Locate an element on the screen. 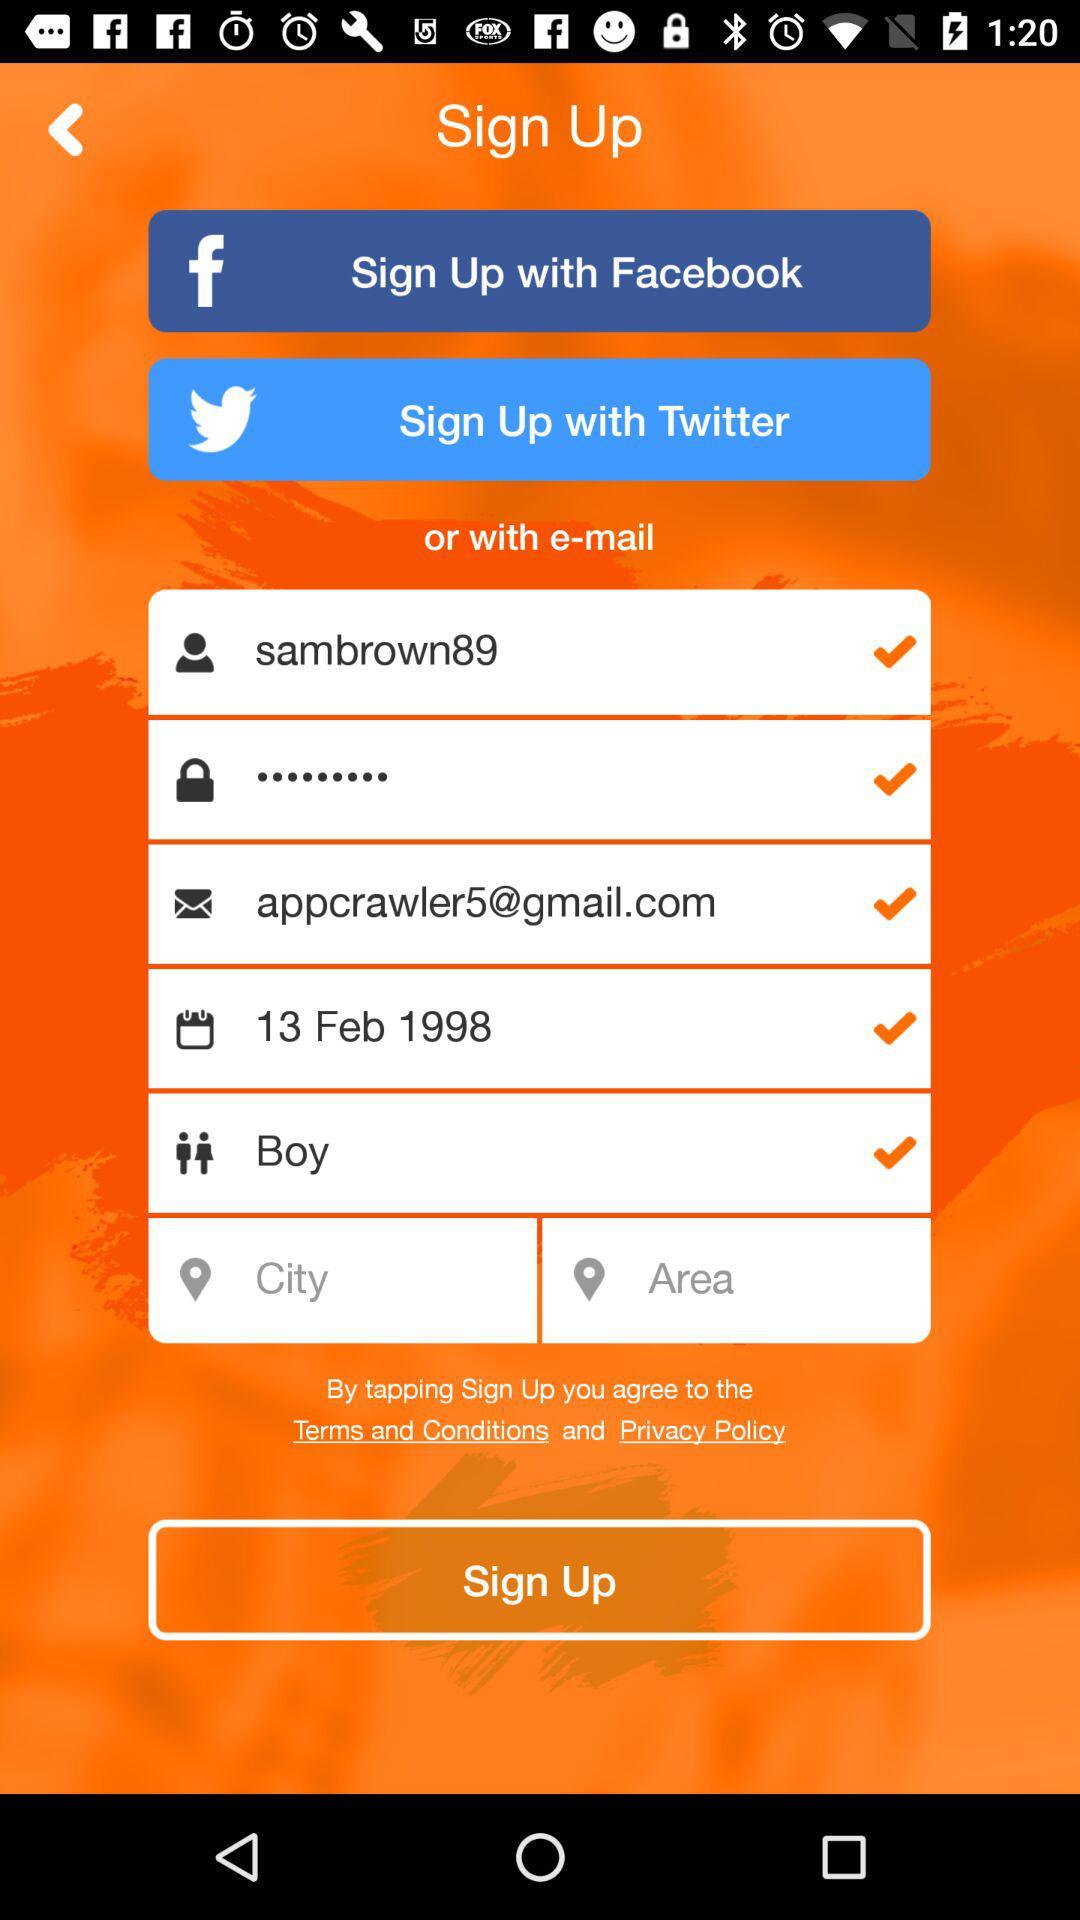 This screenshot has height=1920, width=1080. the crowd3116 icon is located at coordinates (550, 778).